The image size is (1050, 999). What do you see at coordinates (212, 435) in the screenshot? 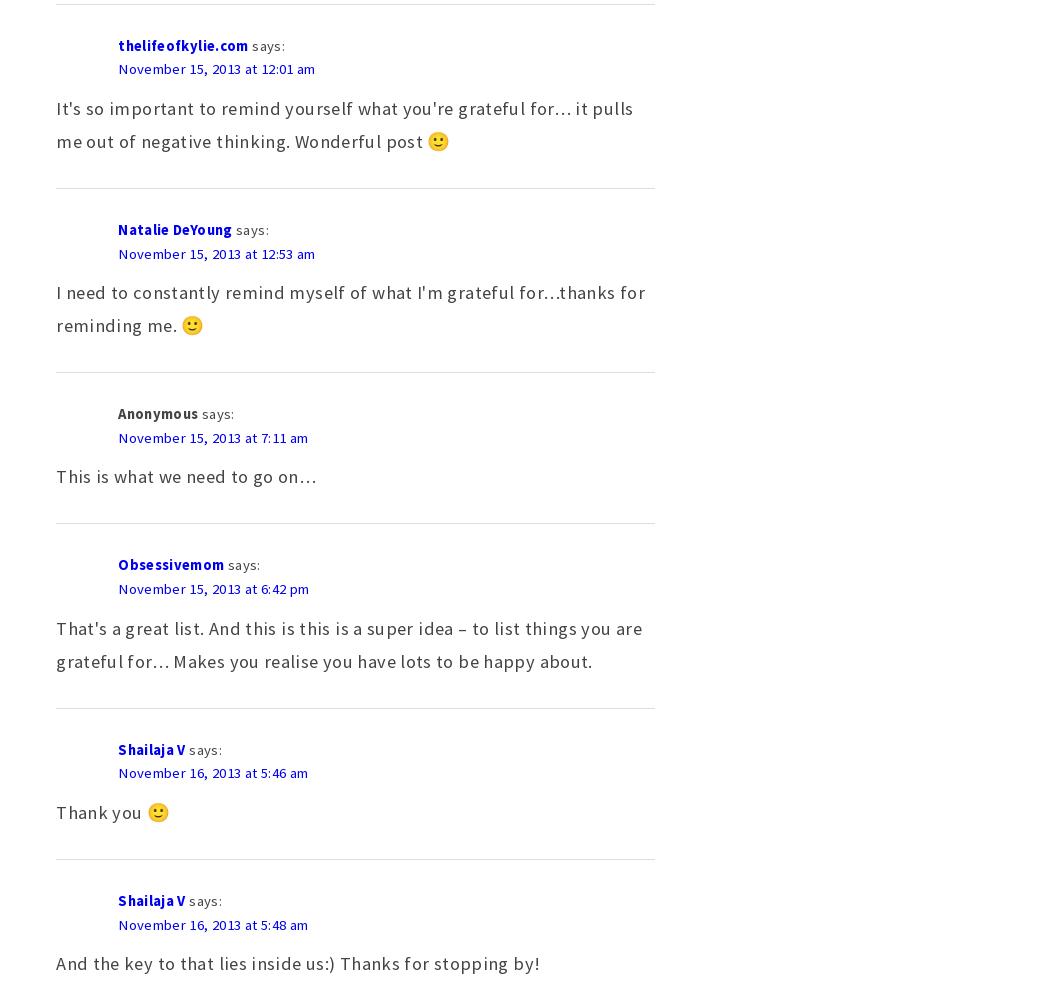
I see `'November 15, 2013 at 7:11 am'` at bounding box center [212, 435].